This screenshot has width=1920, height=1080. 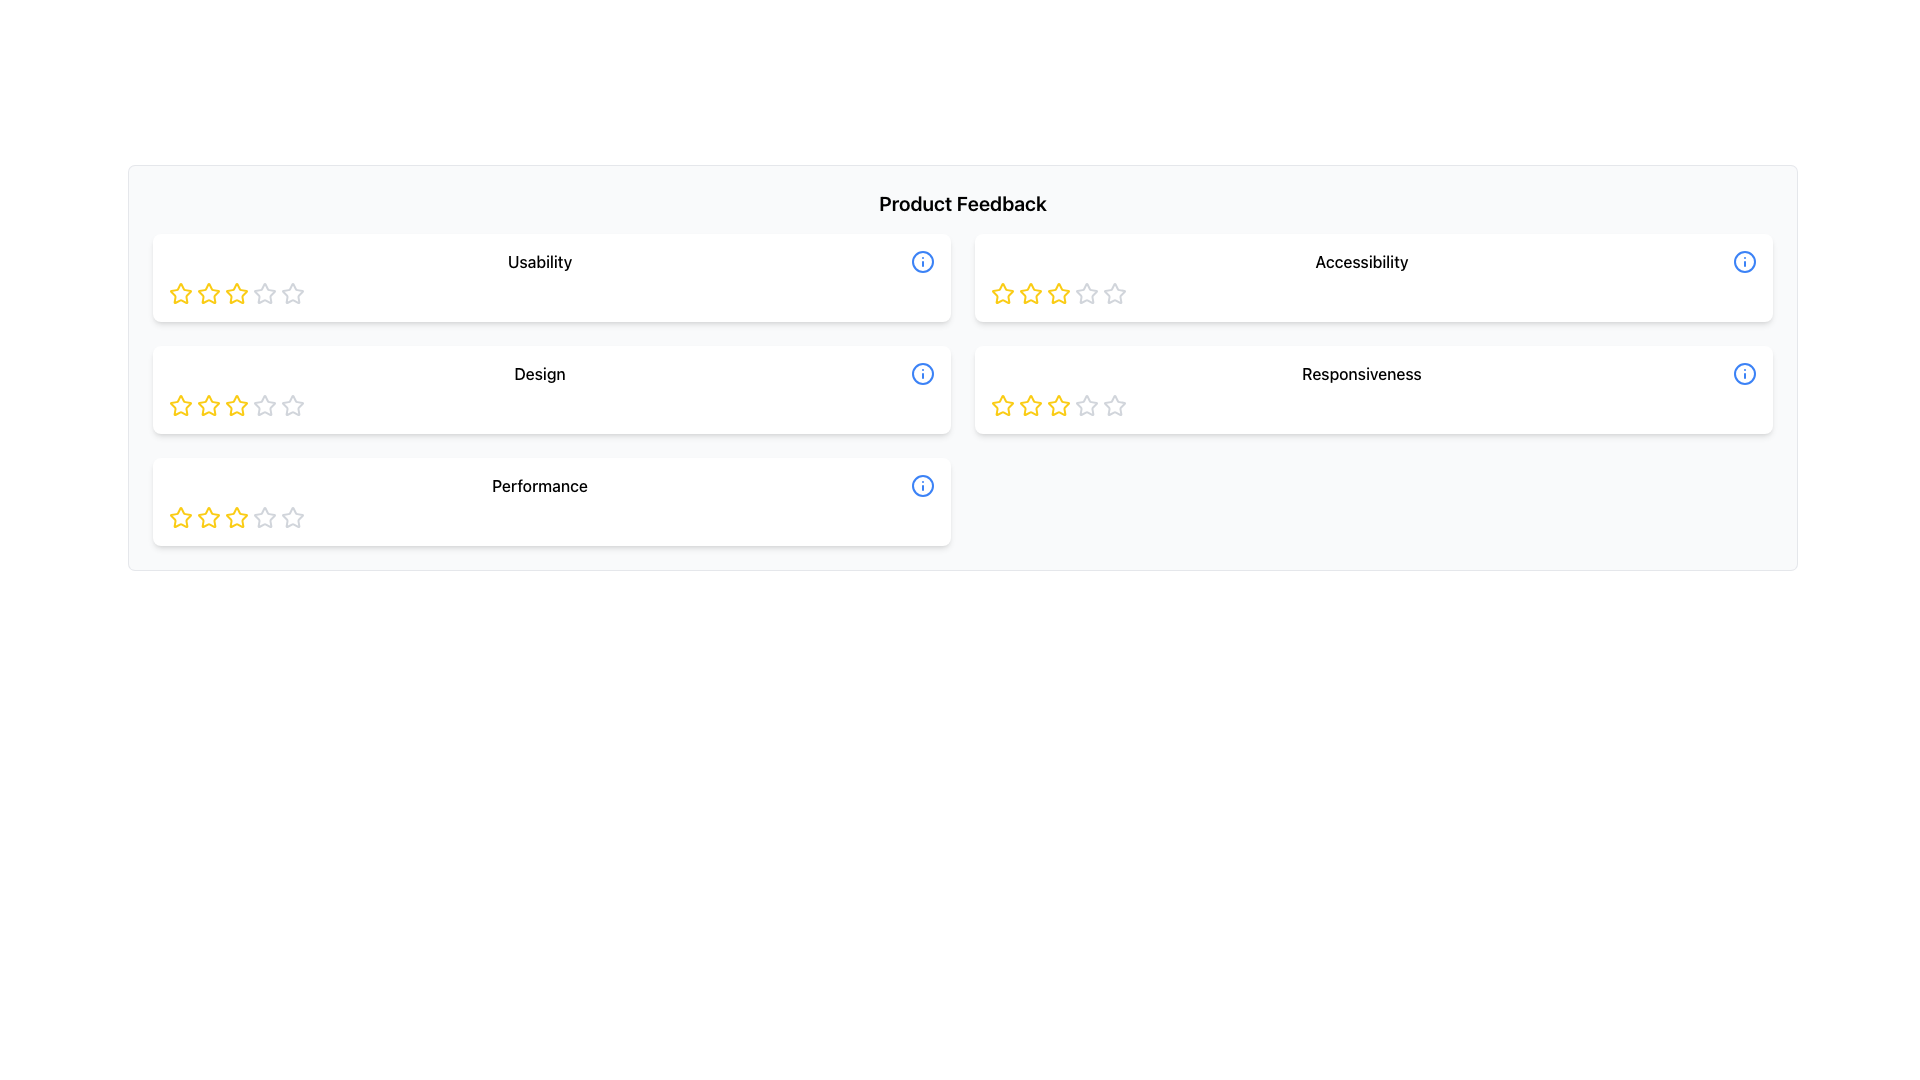 I want to click on the second star-shaped icon in the ratings for the 'Responsiveness' category to rate it, so click(x=1030, y=405).